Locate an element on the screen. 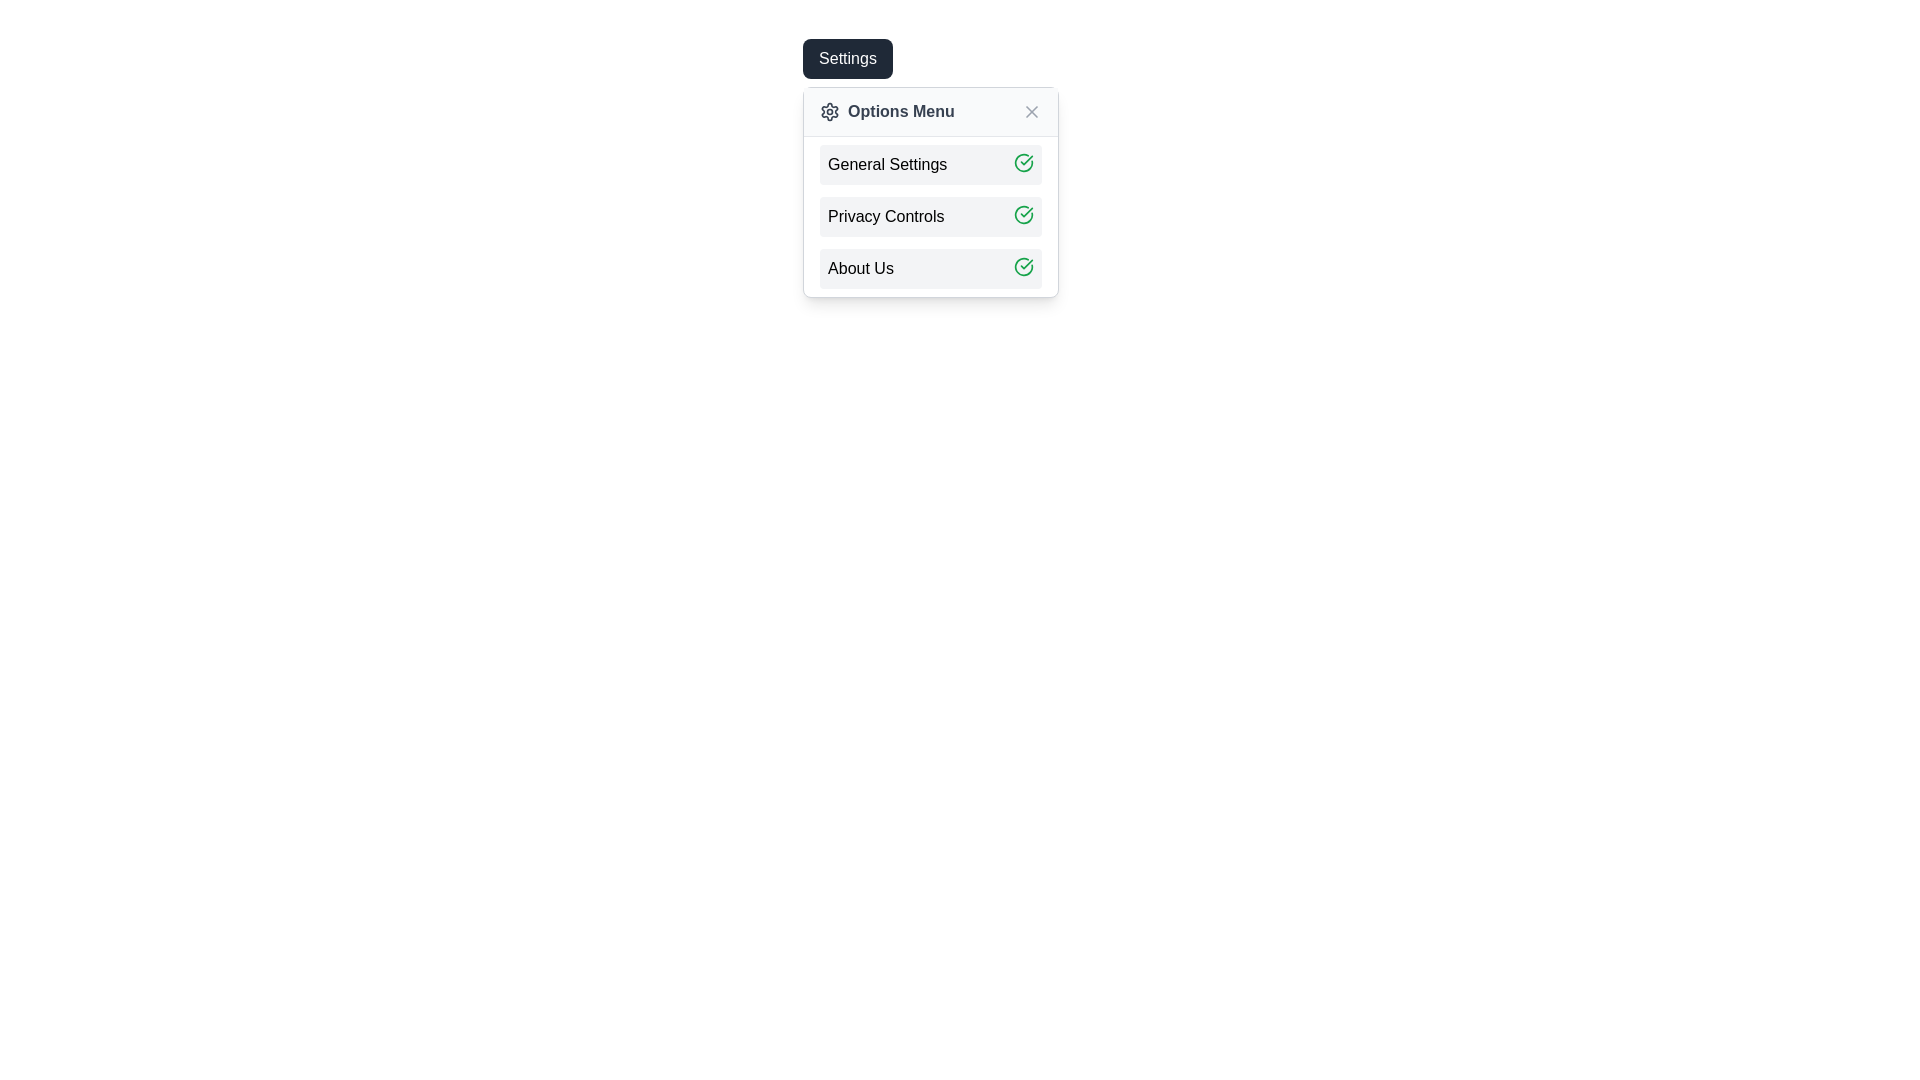 Image resolution: width=1920 pixels, height=1080 pixels. the 'Options Menu' text element with a gear icon, which is the first element in the 'Settings' popup menu is located at coordinates (886, 111).